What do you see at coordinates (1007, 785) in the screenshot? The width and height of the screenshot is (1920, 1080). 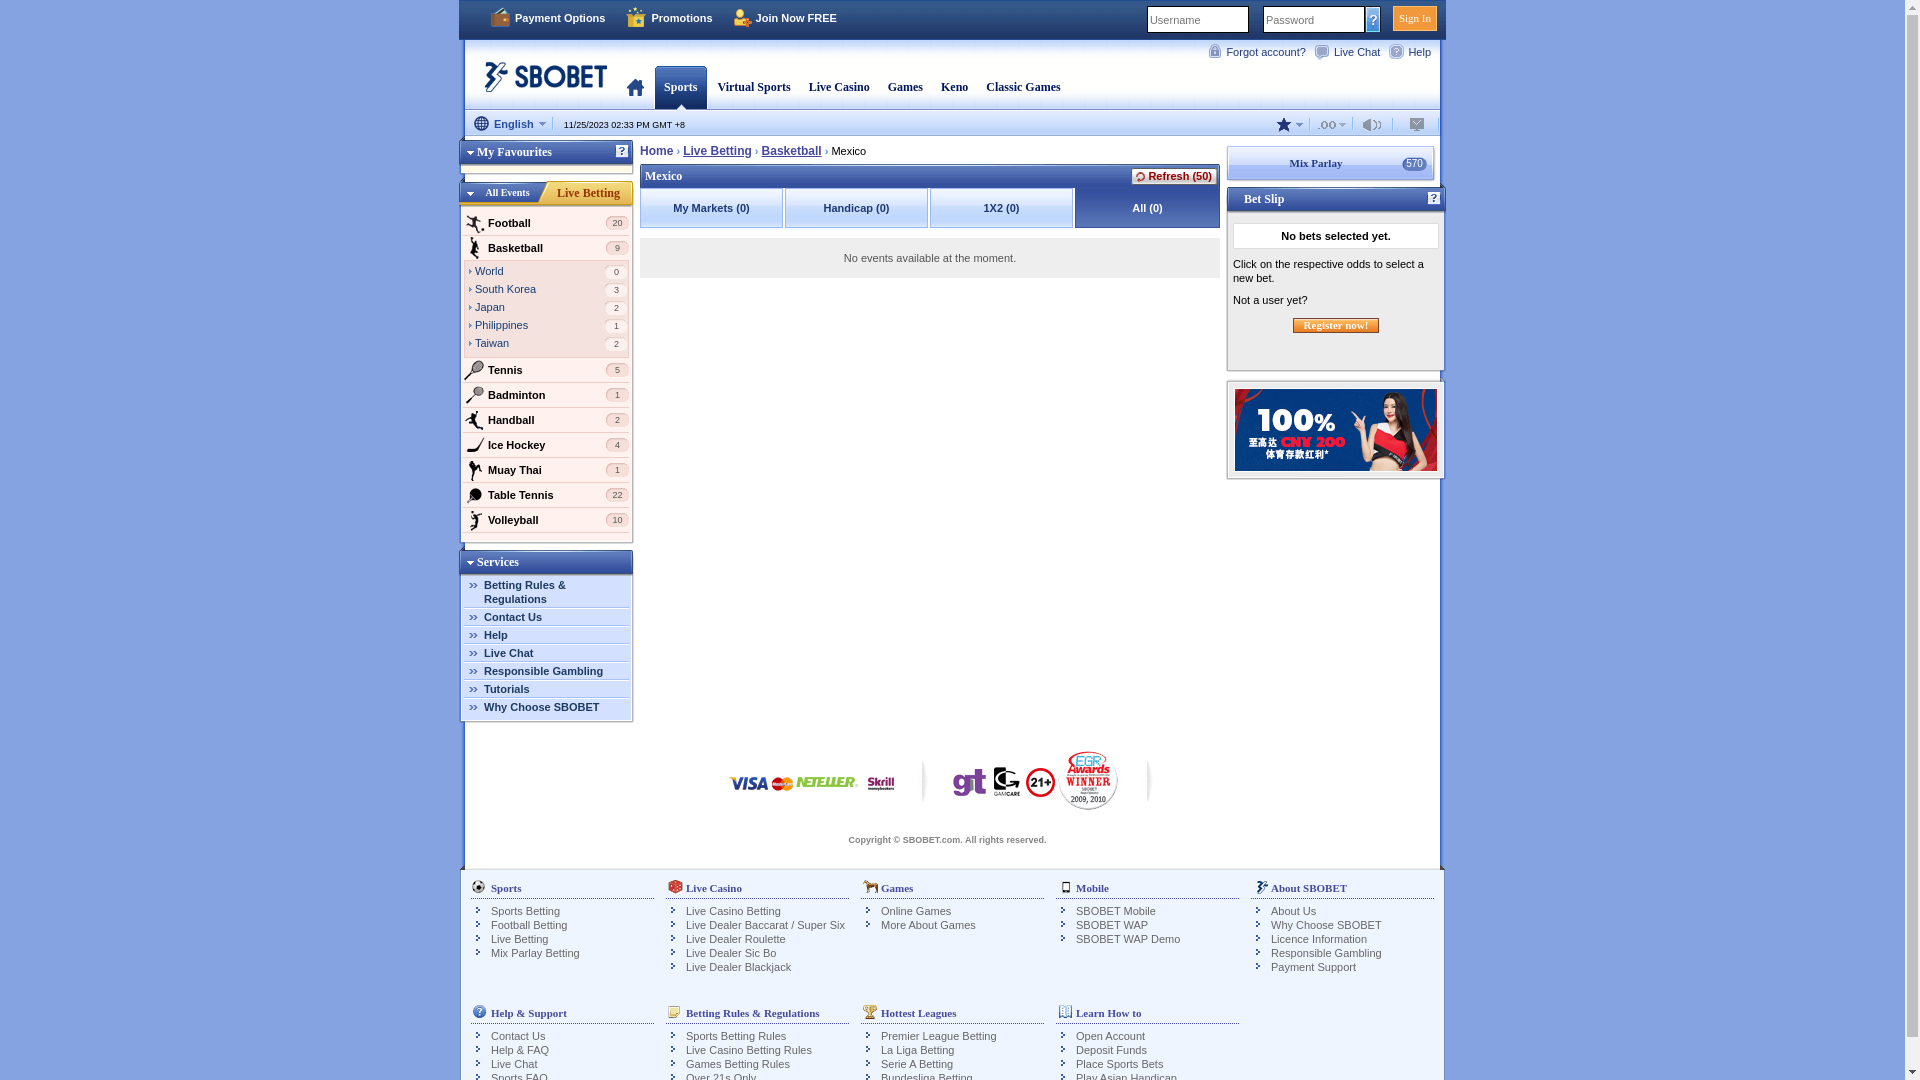 I see `'Responsible Gambling - Visit GamCare'` at bounding box center [1007, 785].